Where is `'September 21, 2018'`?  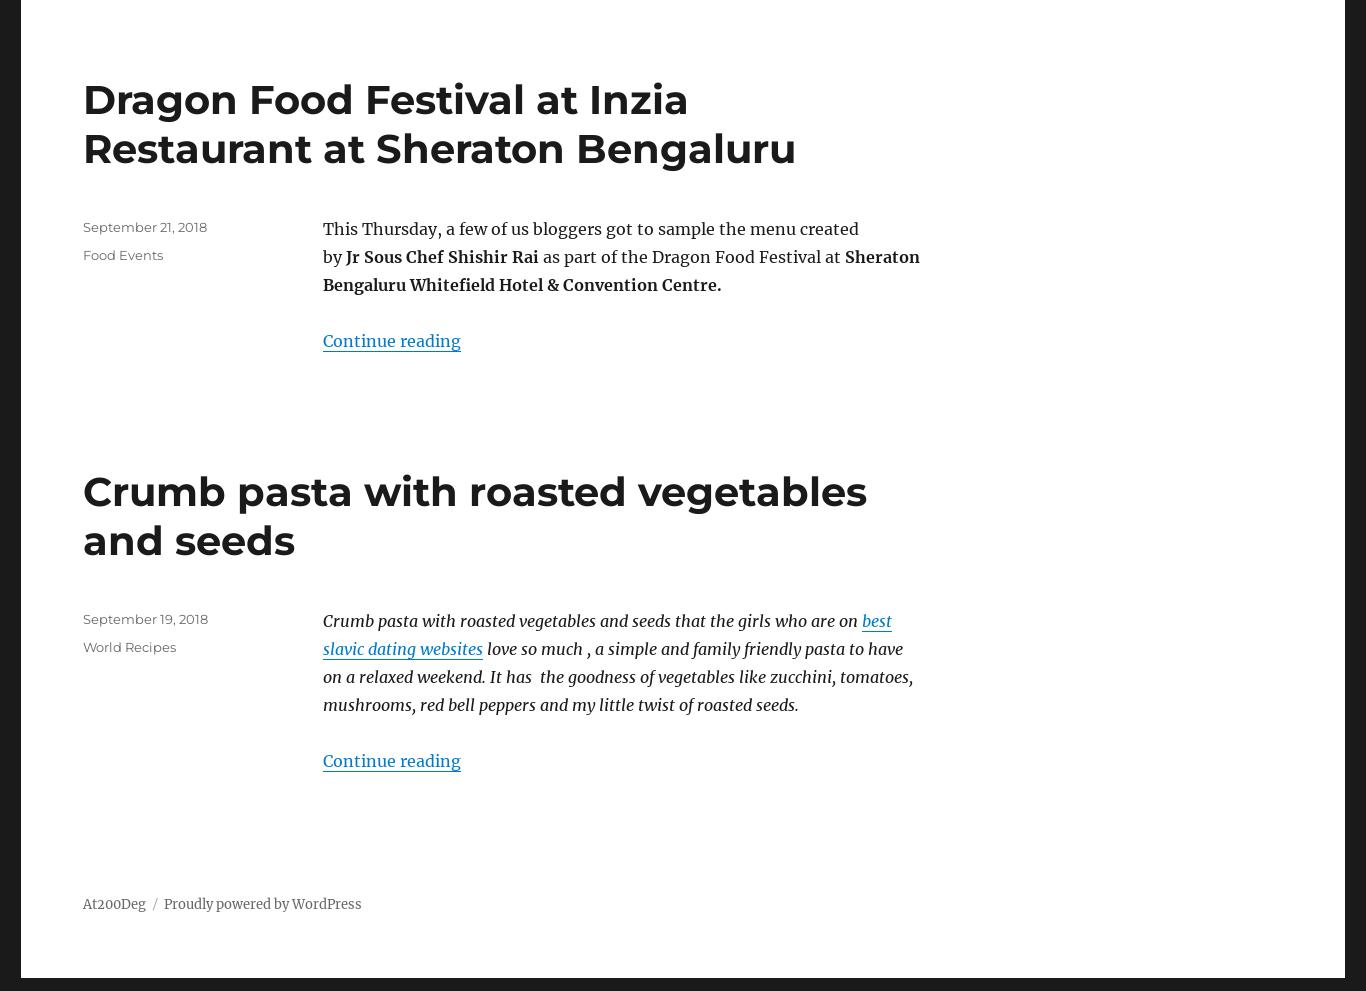 'September 21, 2018' is located at coordinates (143, 226).